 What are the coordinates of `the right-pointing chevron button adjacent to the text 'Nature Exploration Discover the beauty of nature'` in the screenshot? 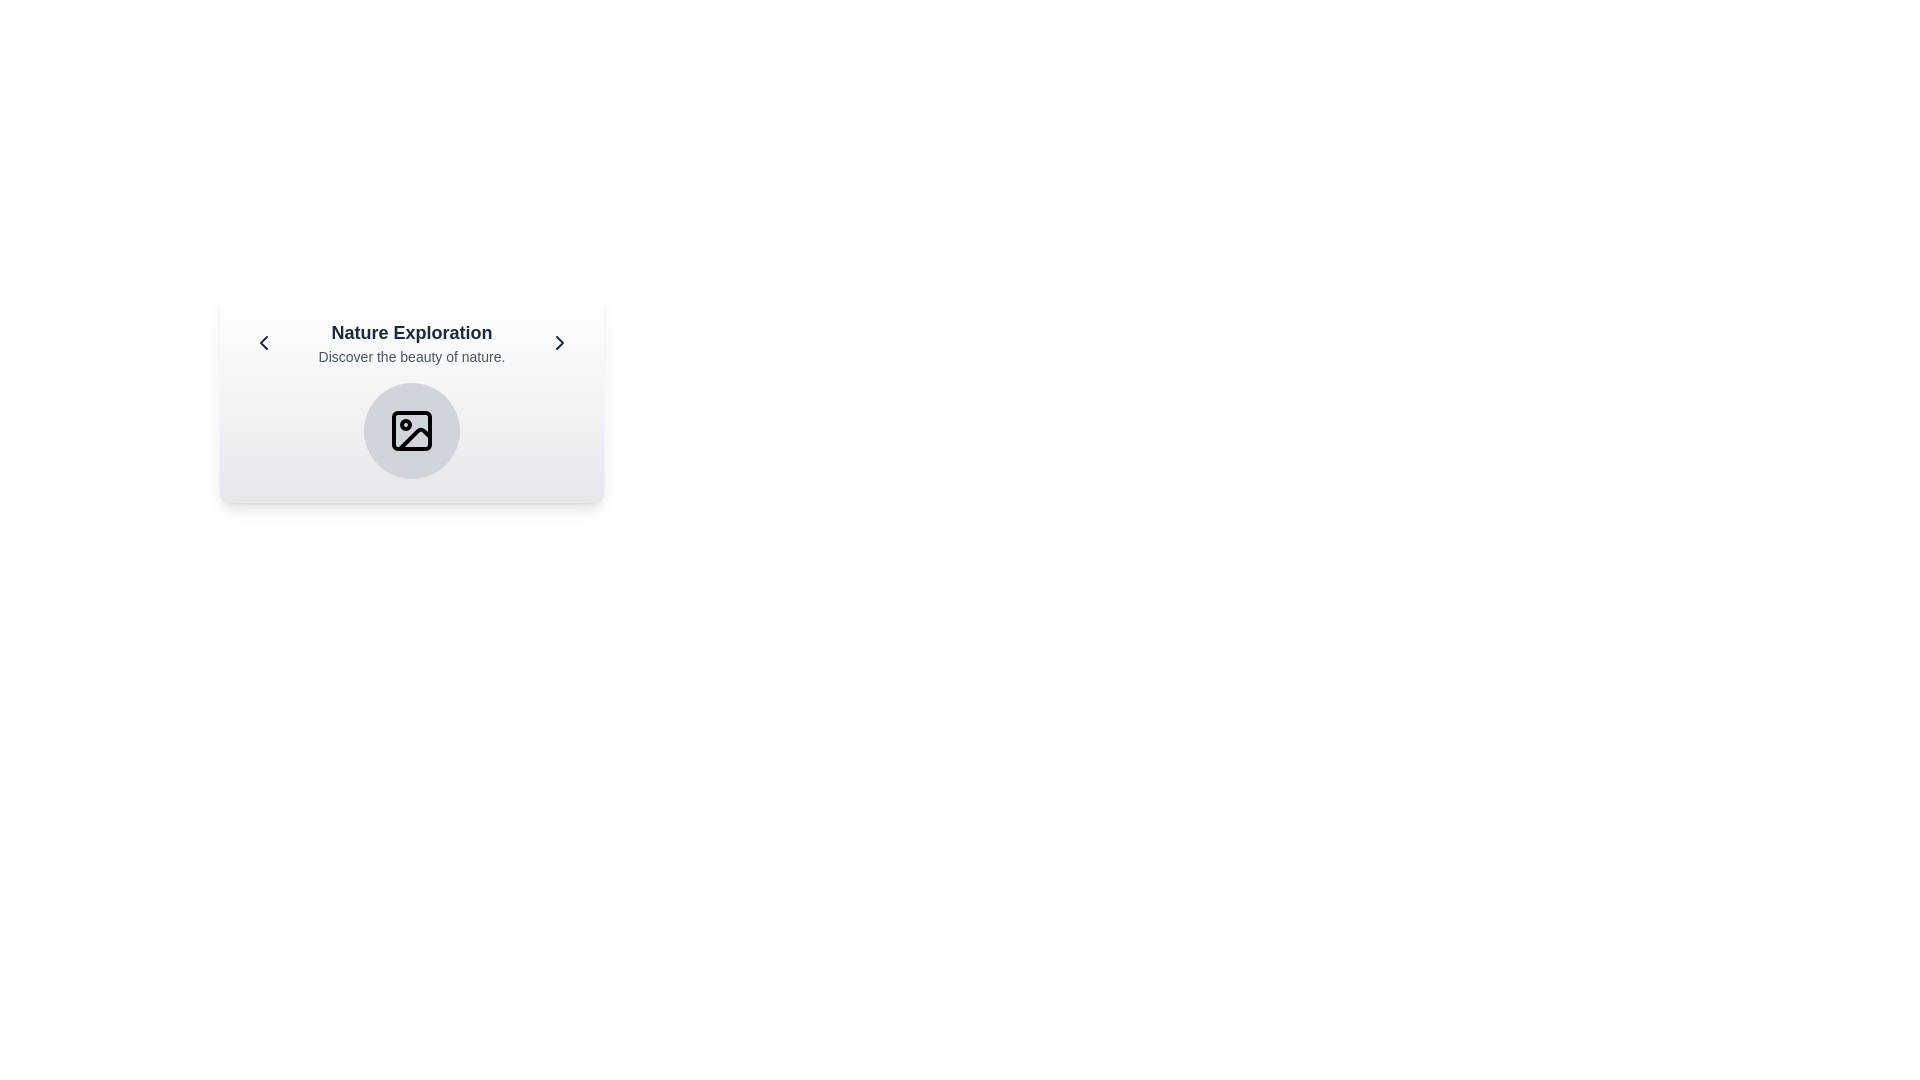 It's located at (560, 342).